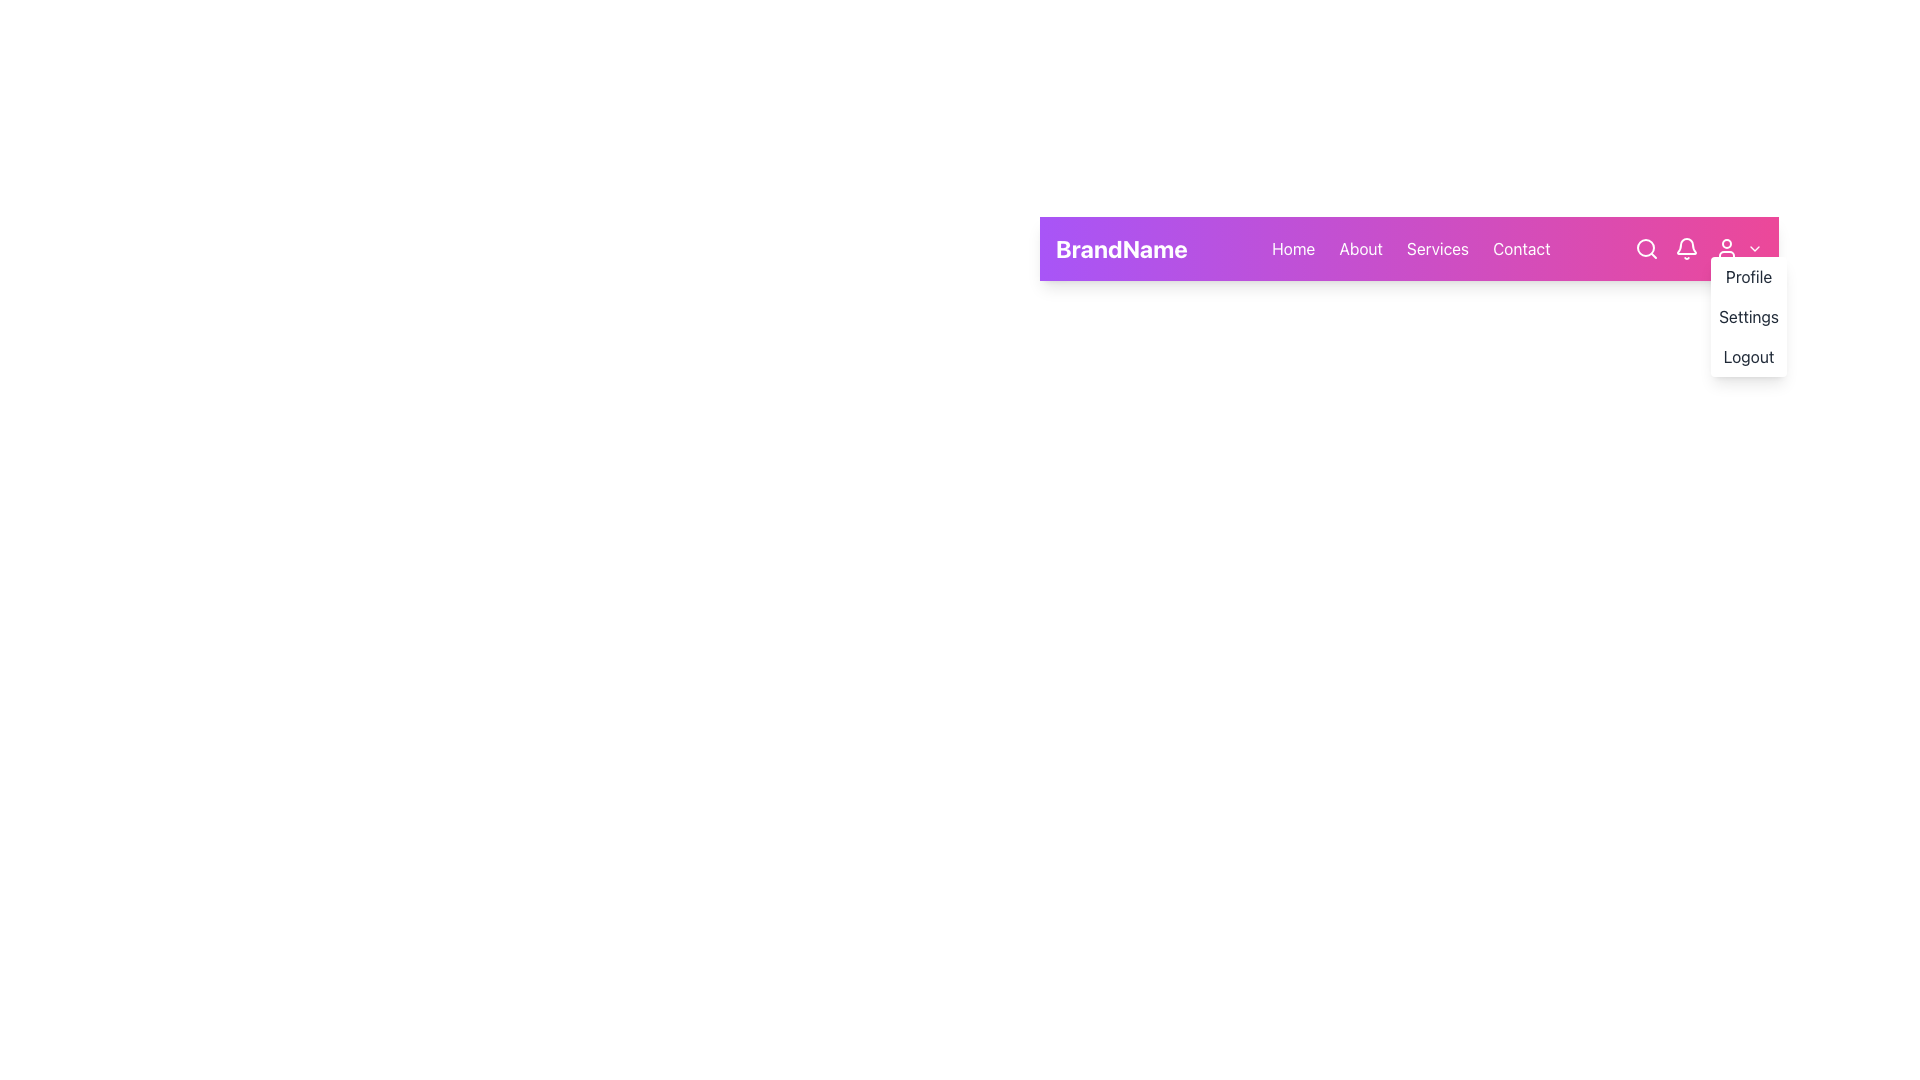 The image size is (1920, 1080). Describe the element at coordinates (1685, 248) in the screenshot. I see `the bell-shaped notification icon in the navigation bar` at that location.